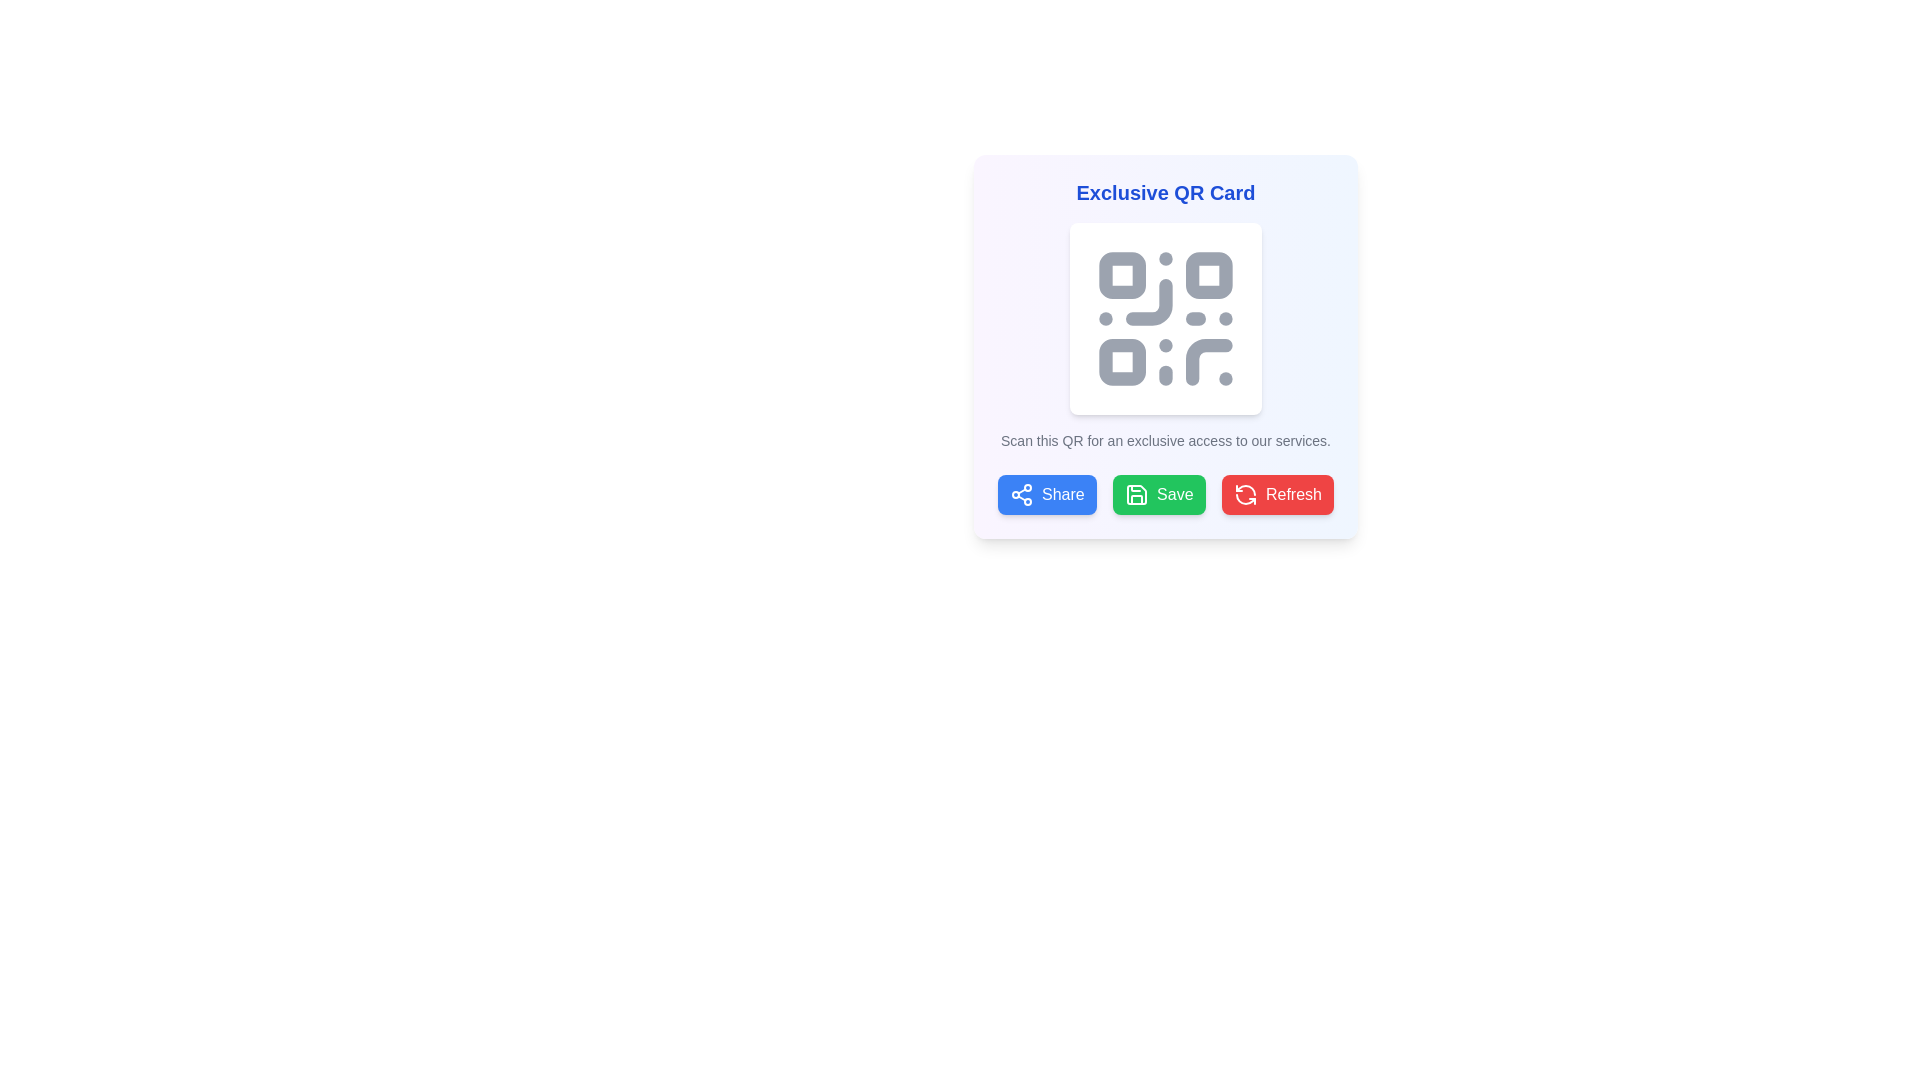 The height and width of the screenshot is (1080, 1920). Describe the element at coordinates (1293, 494) in the screenshot. I see `the refresh button located at the bottom-right corner of the button group, which is the third button to the right of the 'Save' button under the QR code card` at that location.